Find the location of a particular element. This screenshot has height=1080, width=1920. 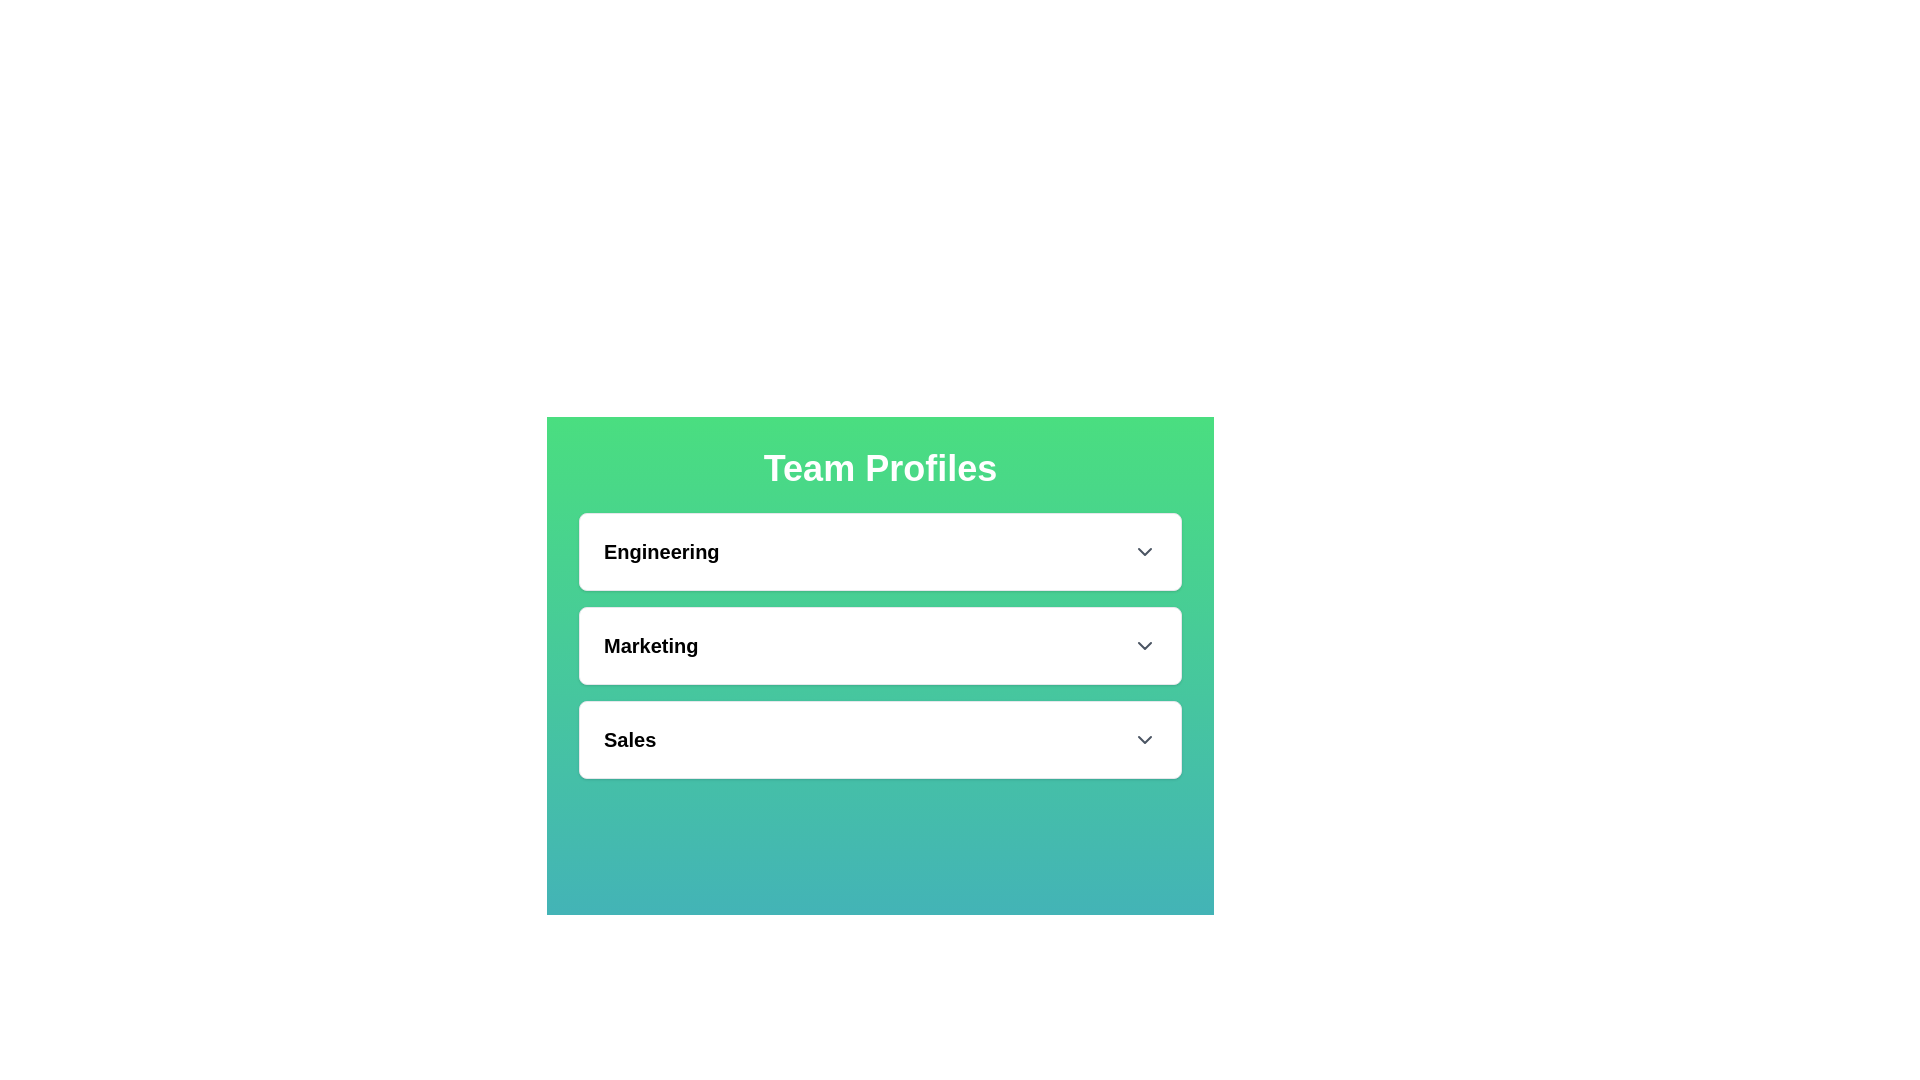

the second item in the dropdown menu under 'Team Profiles' is located at coordinates (880, 645).